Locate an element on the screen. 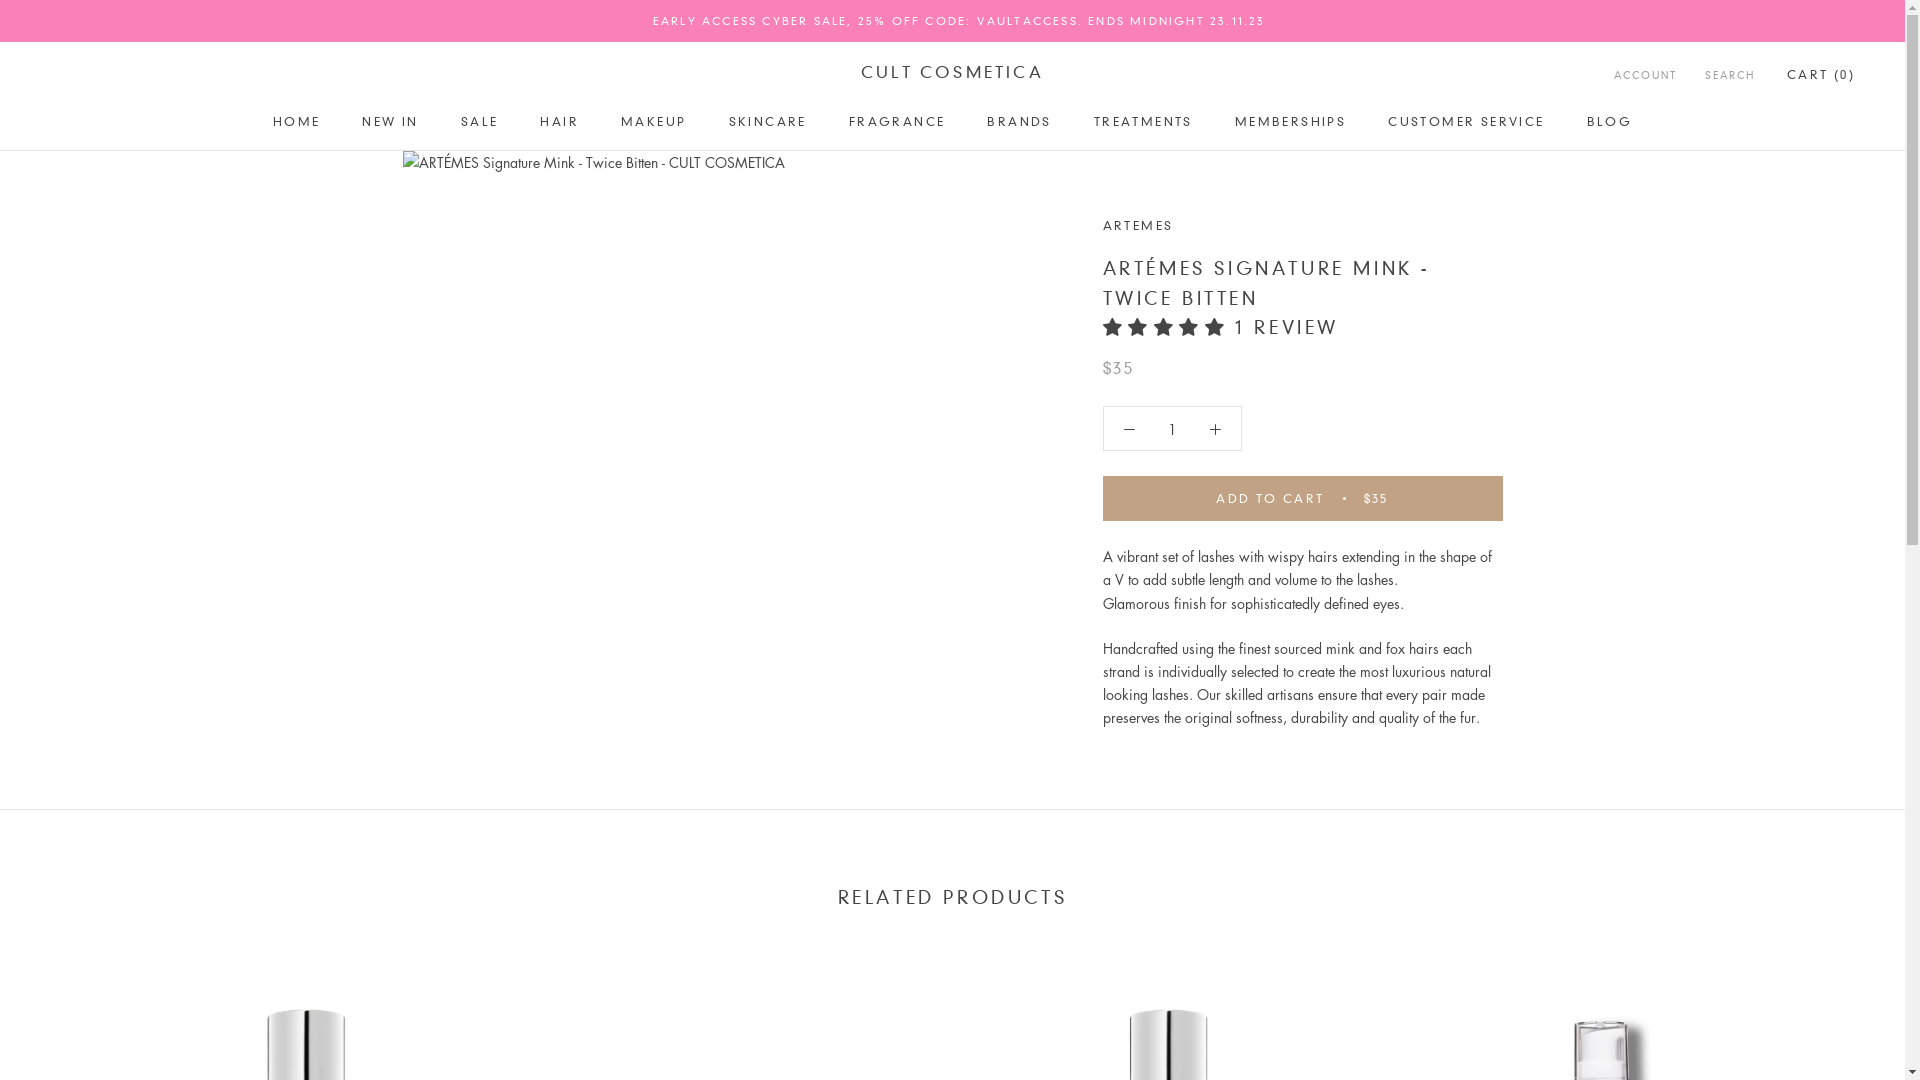  'MAKEUP is located at coordinates (653, 121).